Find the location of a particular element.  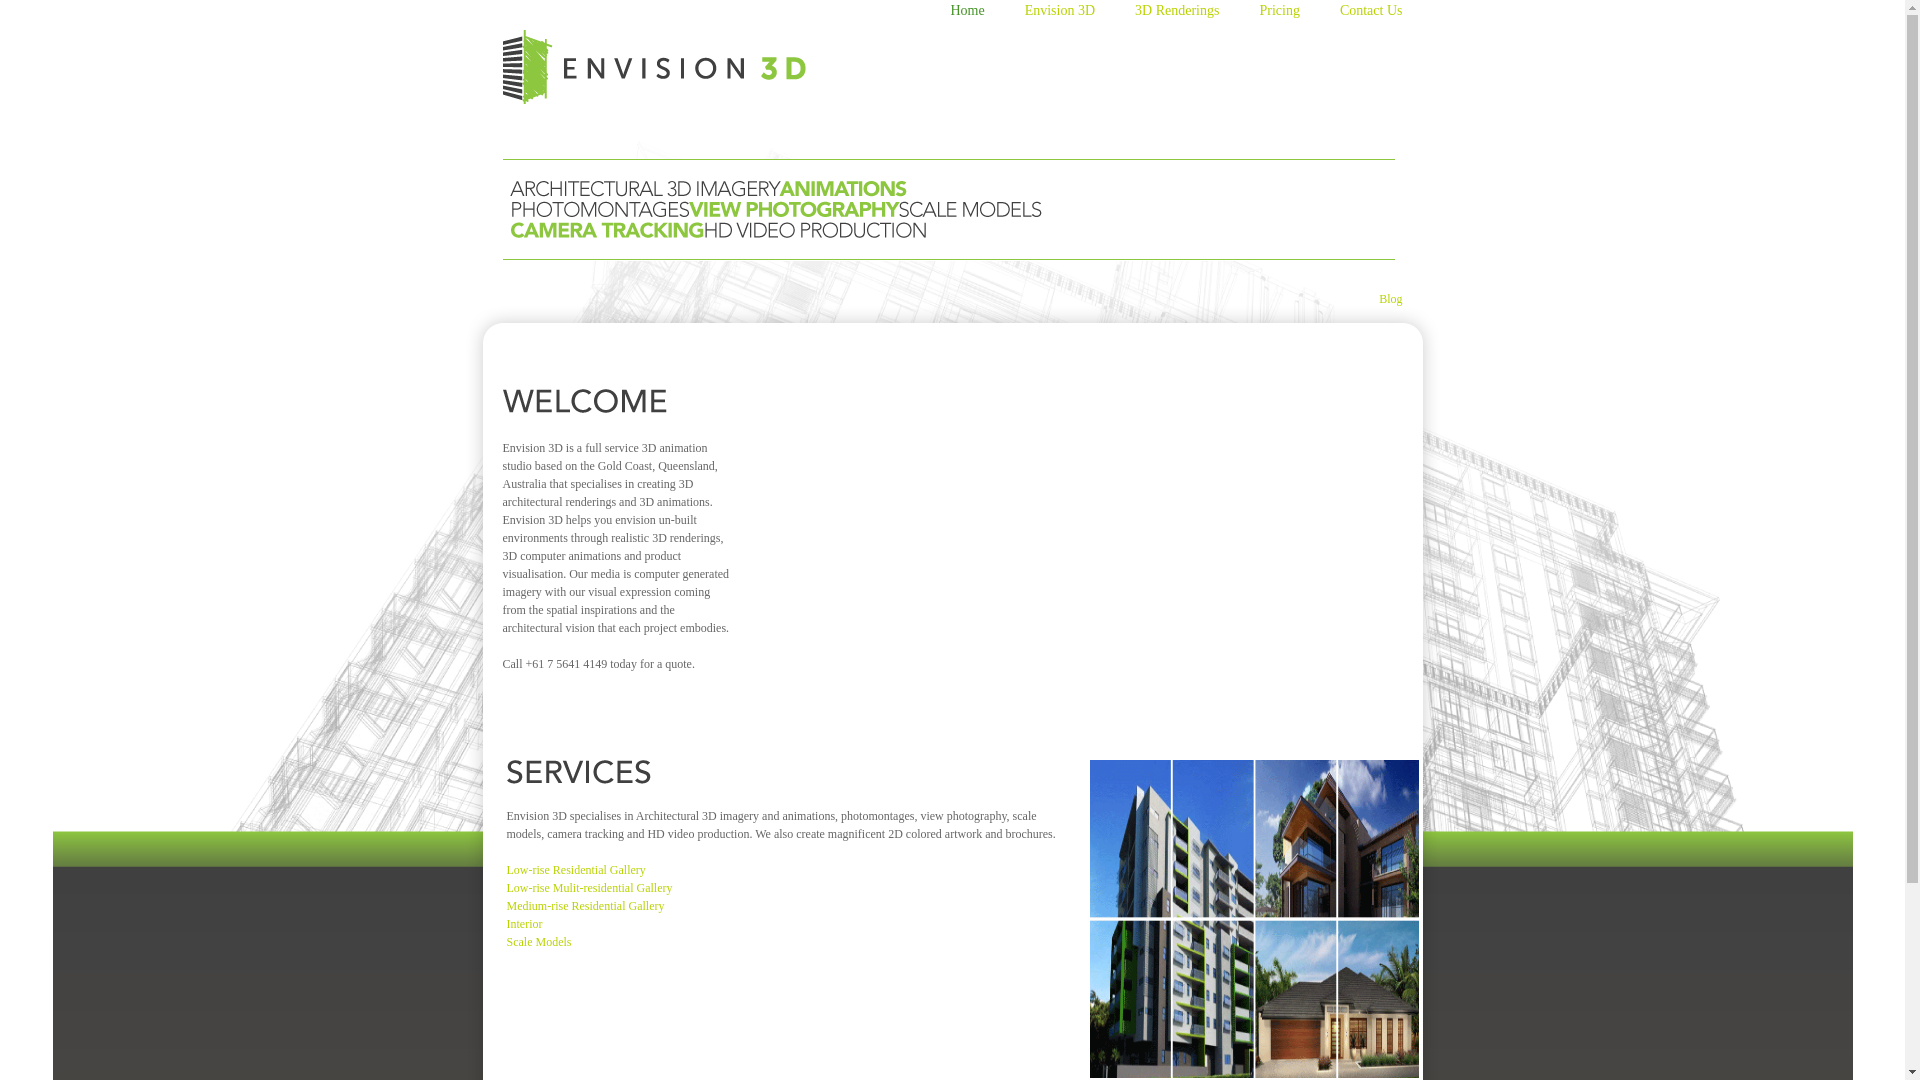

'Home' is located at coordinates (977, 13).